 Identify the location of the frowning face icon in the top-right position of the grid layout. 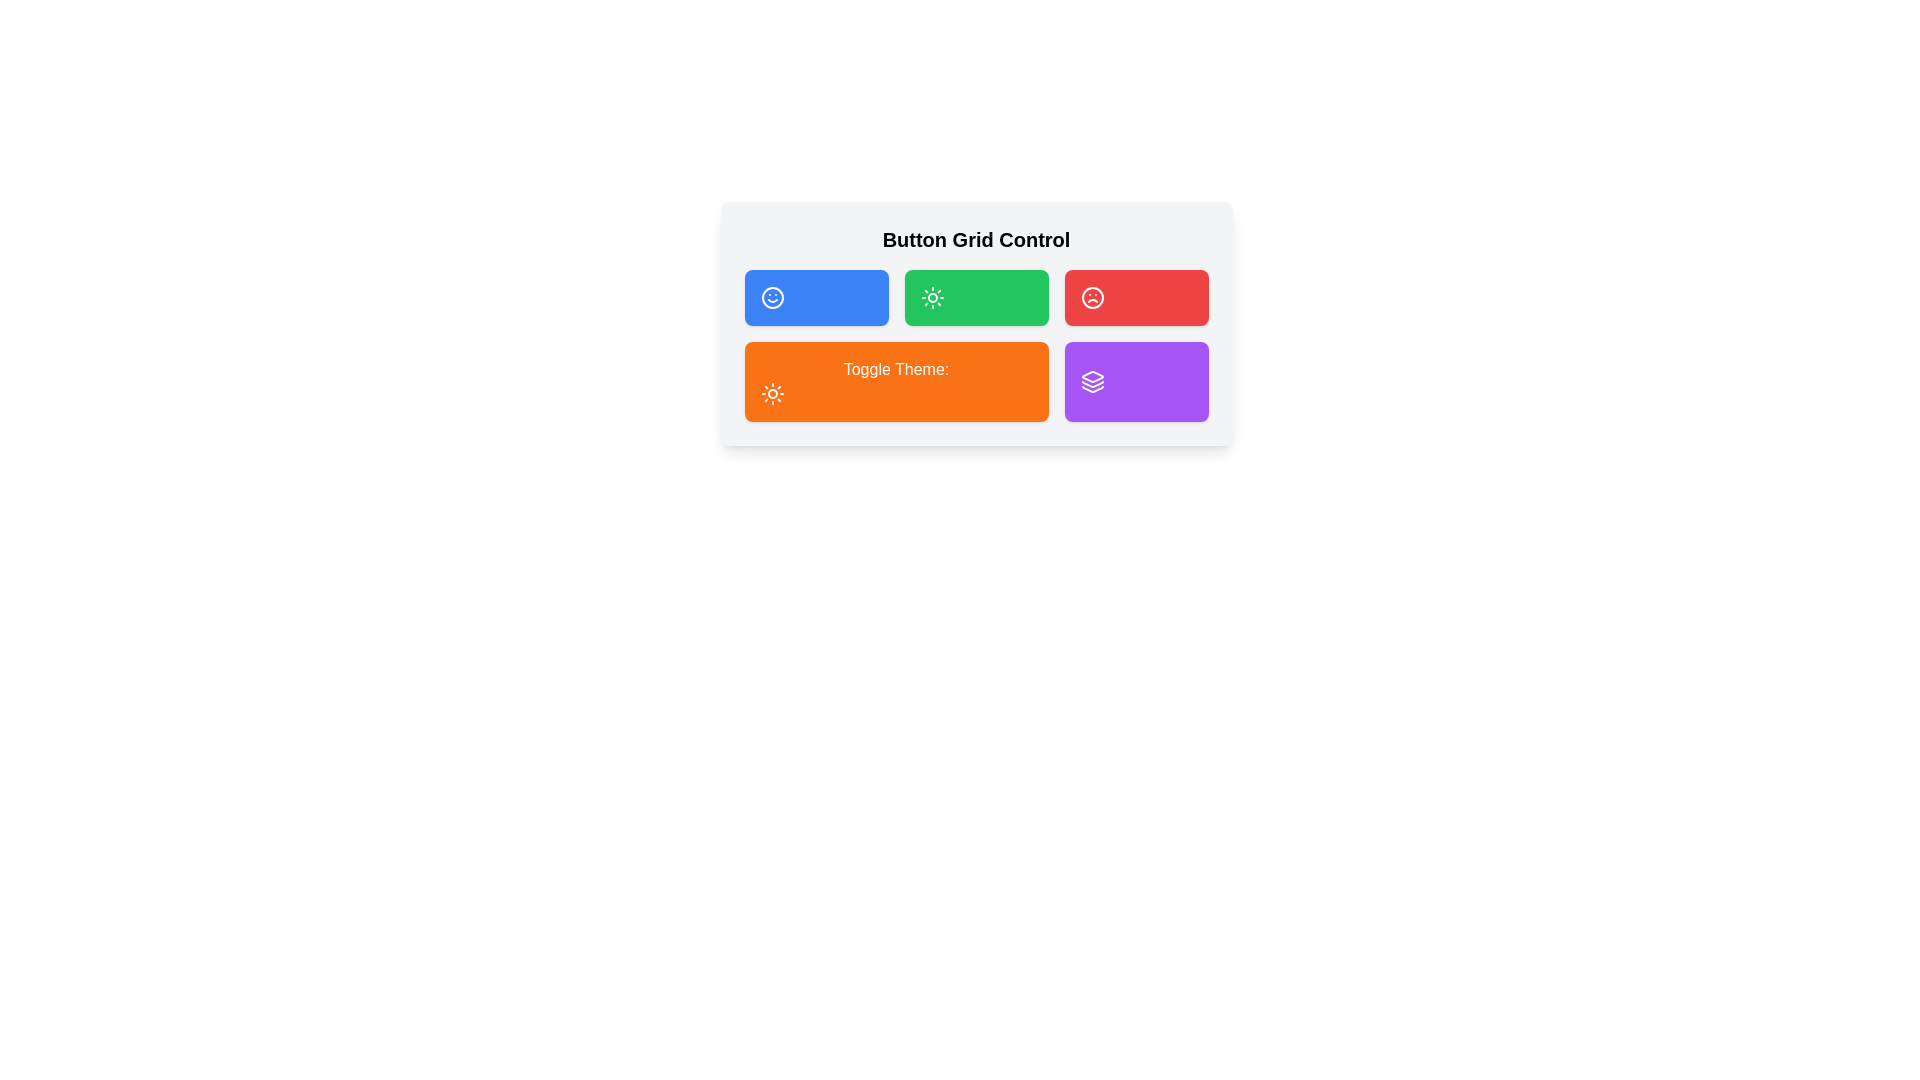
(1091, 297).